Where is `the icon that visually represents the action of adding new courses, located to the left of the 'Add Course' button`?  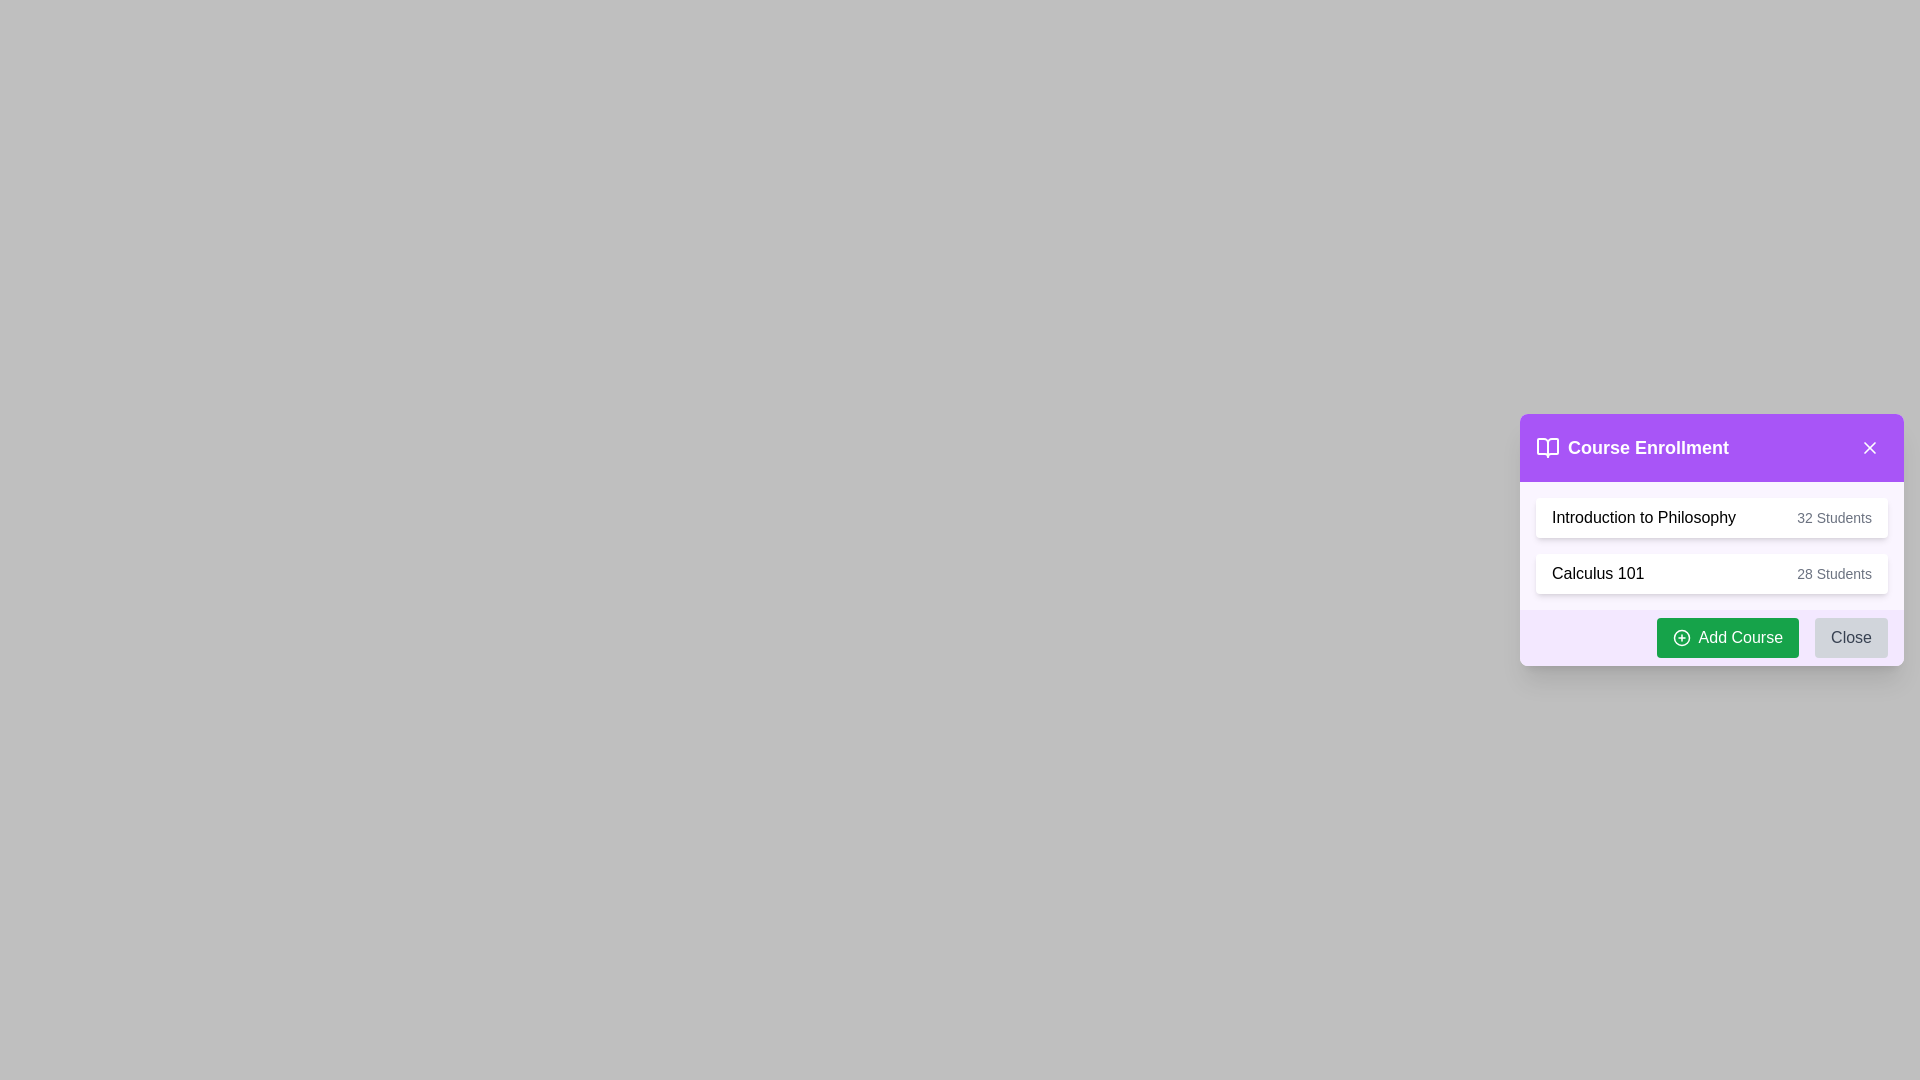
the icon that visually represents the action of adding new courses, located to the left of the 'Add Course' button is located at coordinates (1680, 637).